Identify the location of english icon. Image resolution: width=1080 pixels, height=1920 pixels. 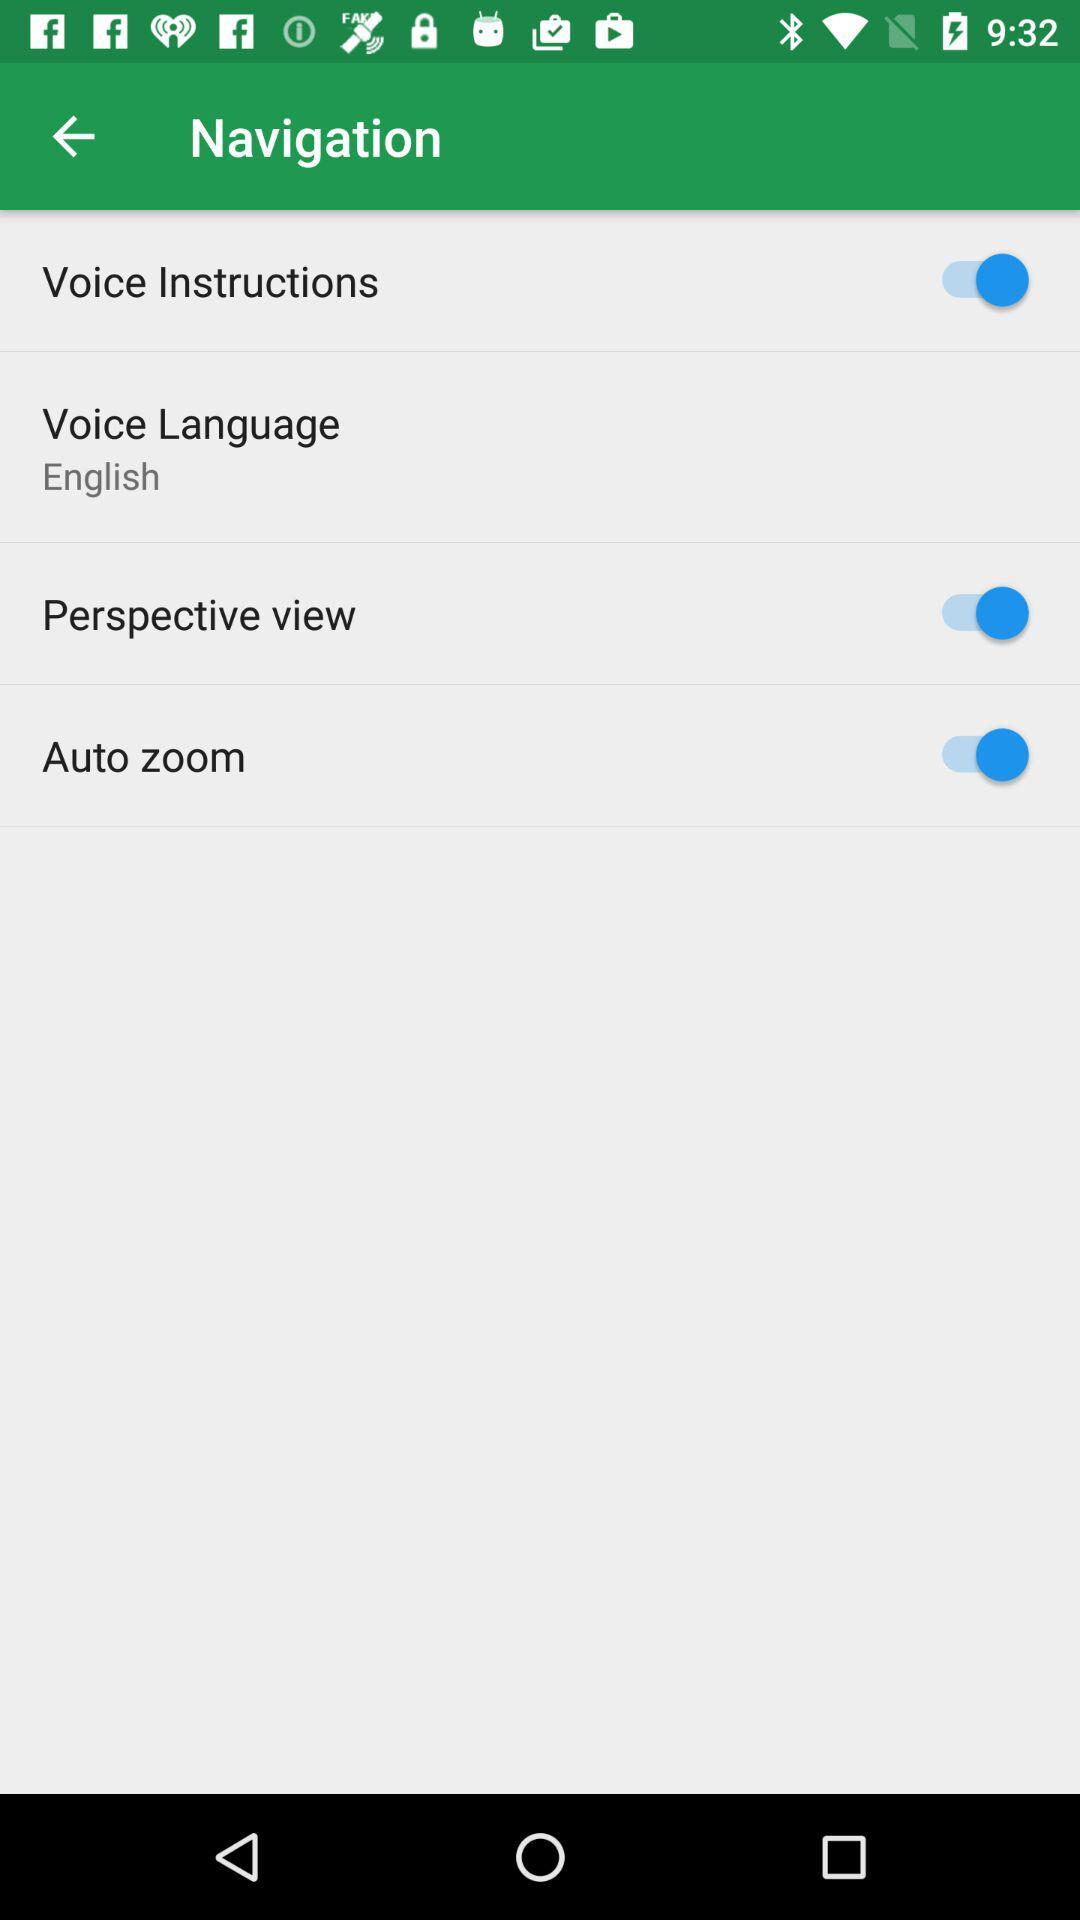
(101, 474).